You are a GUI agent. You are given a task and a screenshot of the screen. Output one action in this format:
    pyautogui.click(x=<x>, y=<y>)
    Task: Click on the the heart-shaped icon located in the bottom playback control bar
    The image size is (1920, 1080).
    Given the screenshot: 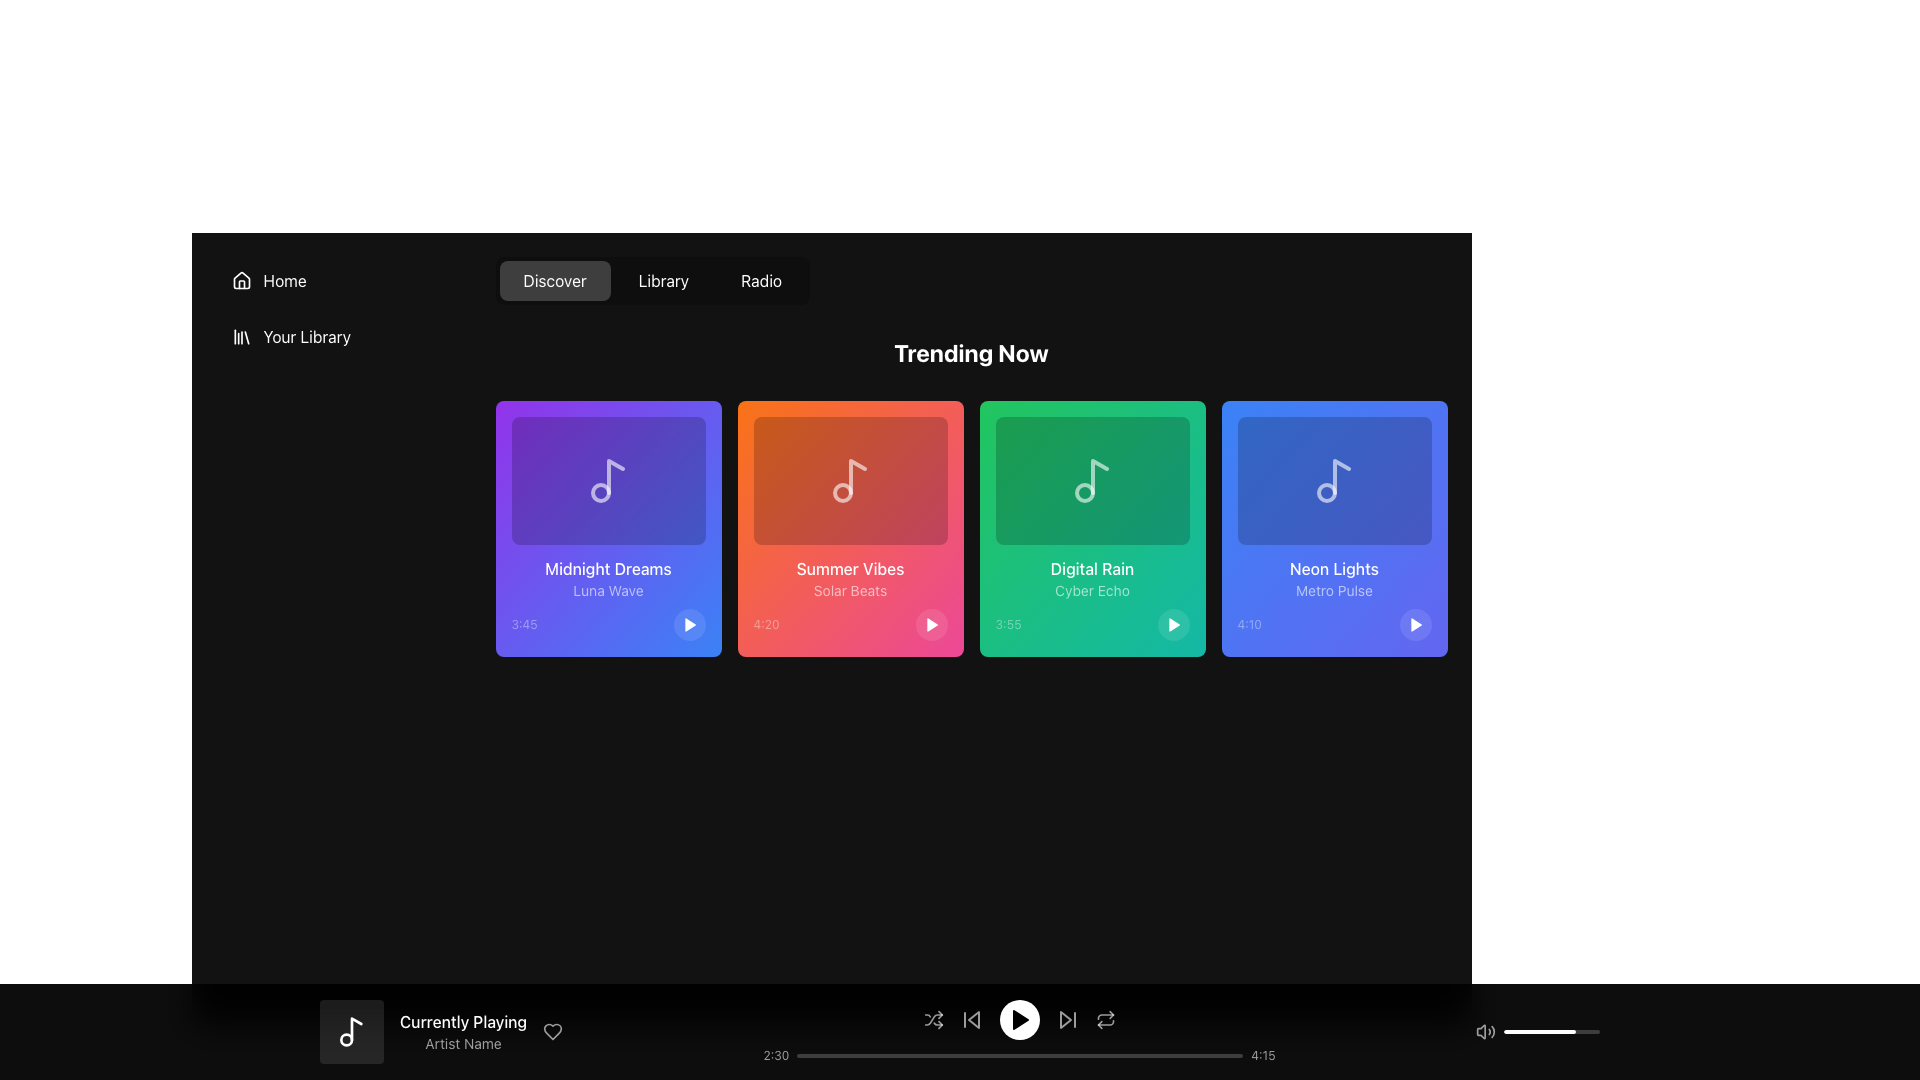 What is the action you would take?
    pyautogui.click(x=553, y=1032)
    